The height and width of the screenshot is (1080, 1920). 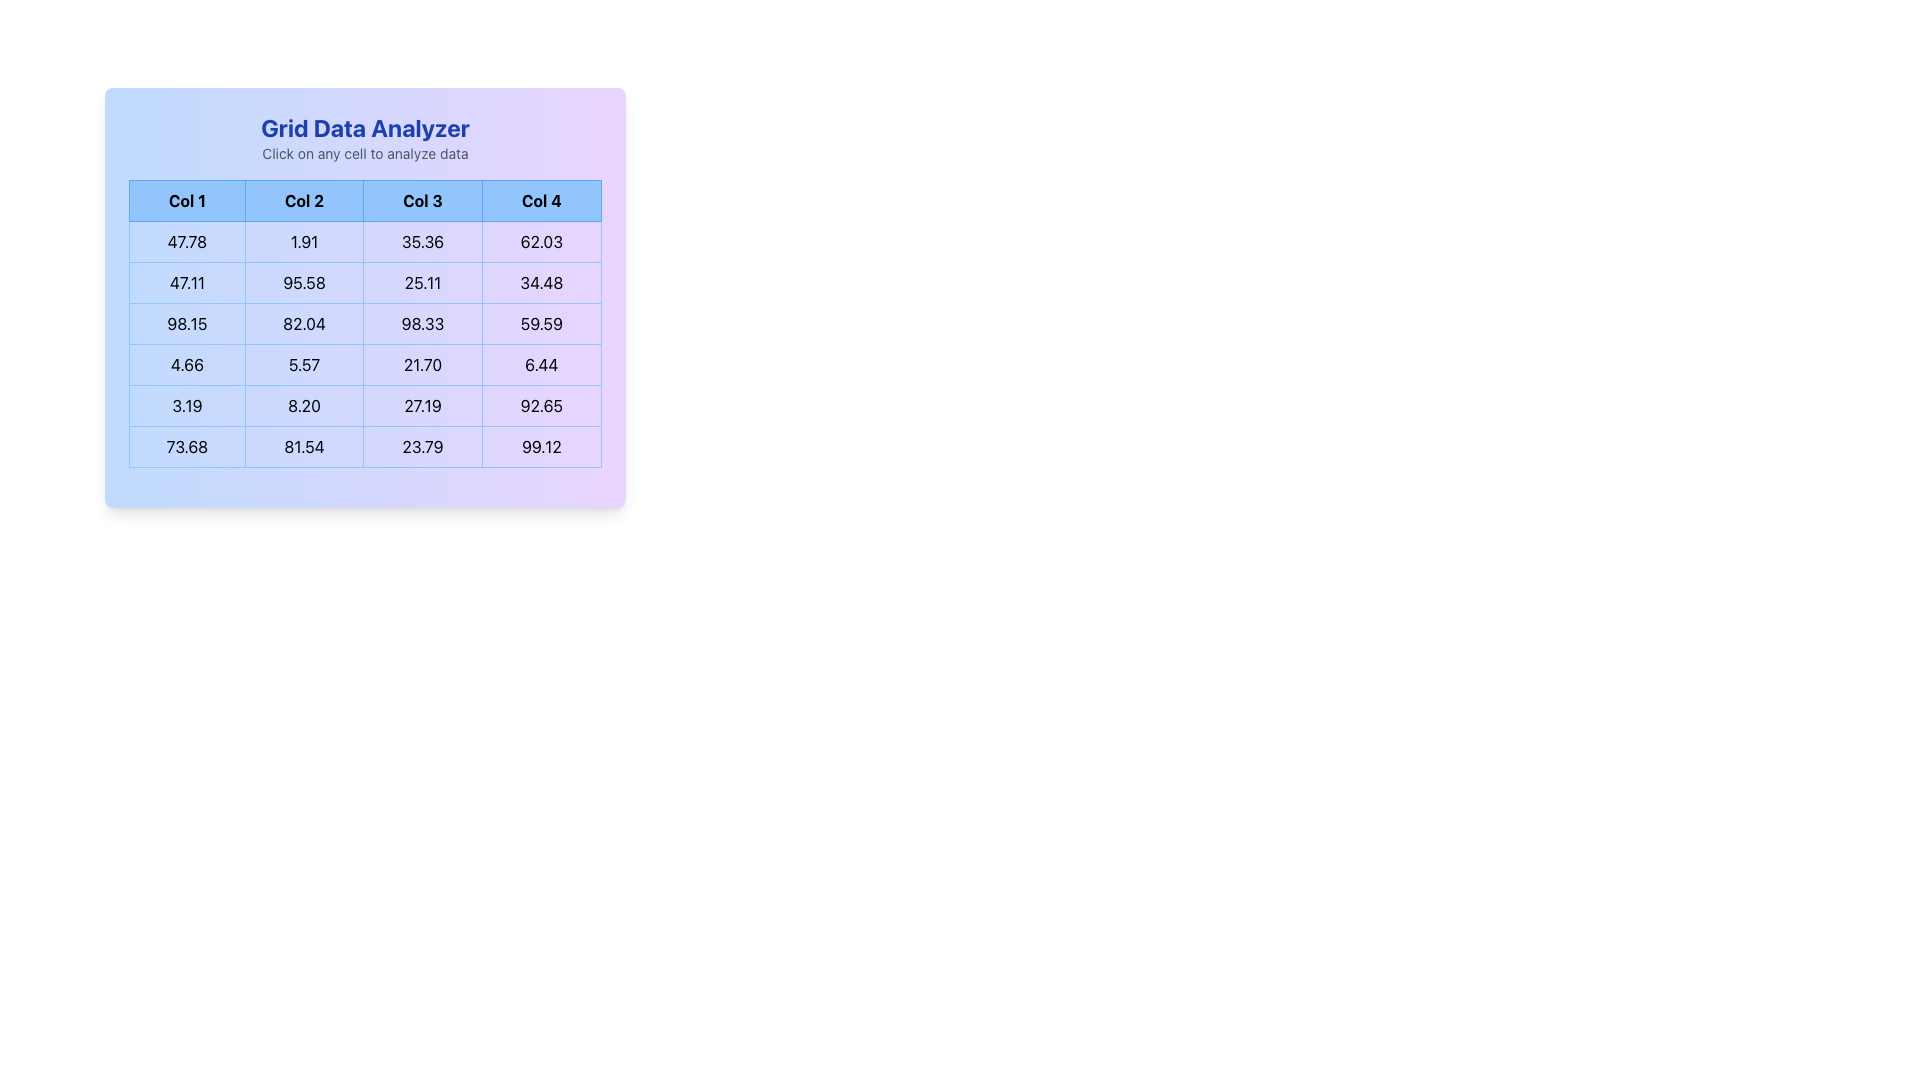 I want to click on the data grid cell in the fourth column and fourth row displaying '6.44', which is bordered and has a light background color, so click(x=541, y=365).